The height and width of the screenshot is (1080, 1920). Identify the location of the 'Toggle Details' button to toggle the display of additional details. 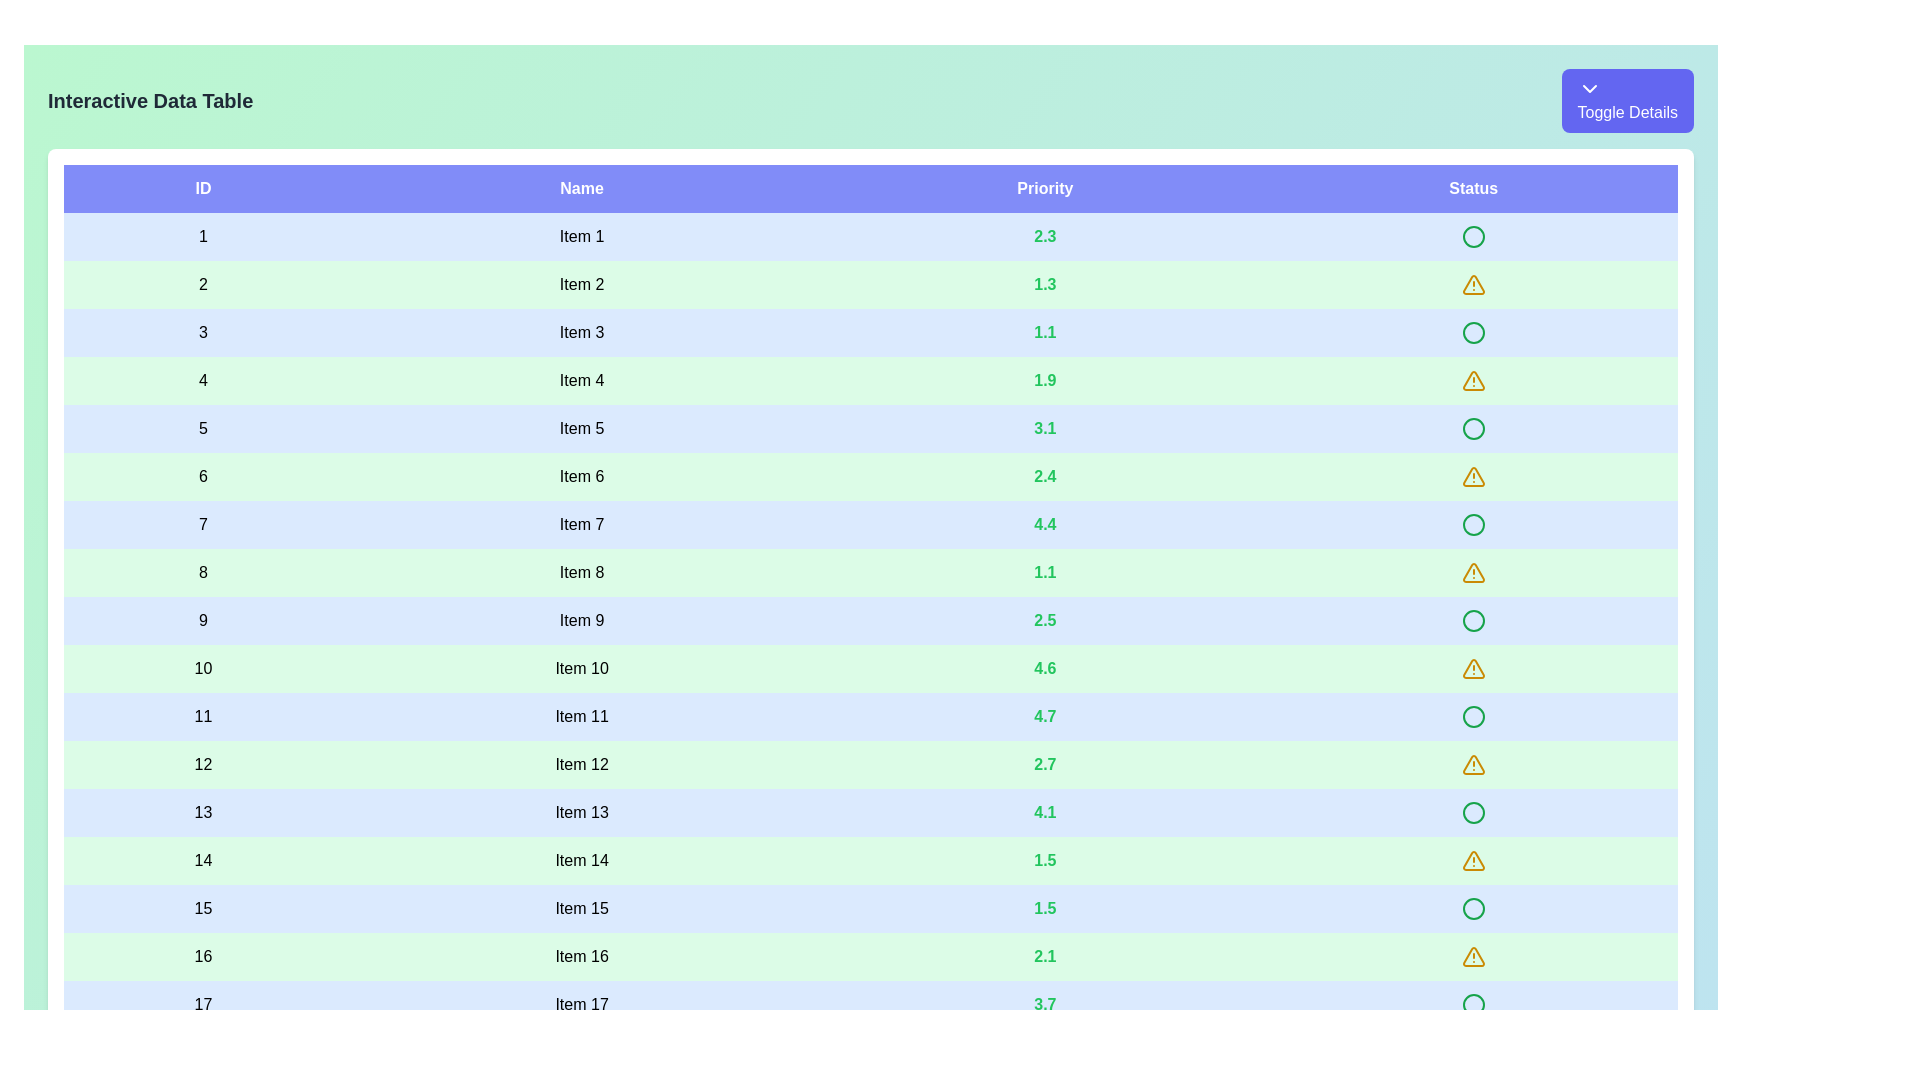
(1627, 100).